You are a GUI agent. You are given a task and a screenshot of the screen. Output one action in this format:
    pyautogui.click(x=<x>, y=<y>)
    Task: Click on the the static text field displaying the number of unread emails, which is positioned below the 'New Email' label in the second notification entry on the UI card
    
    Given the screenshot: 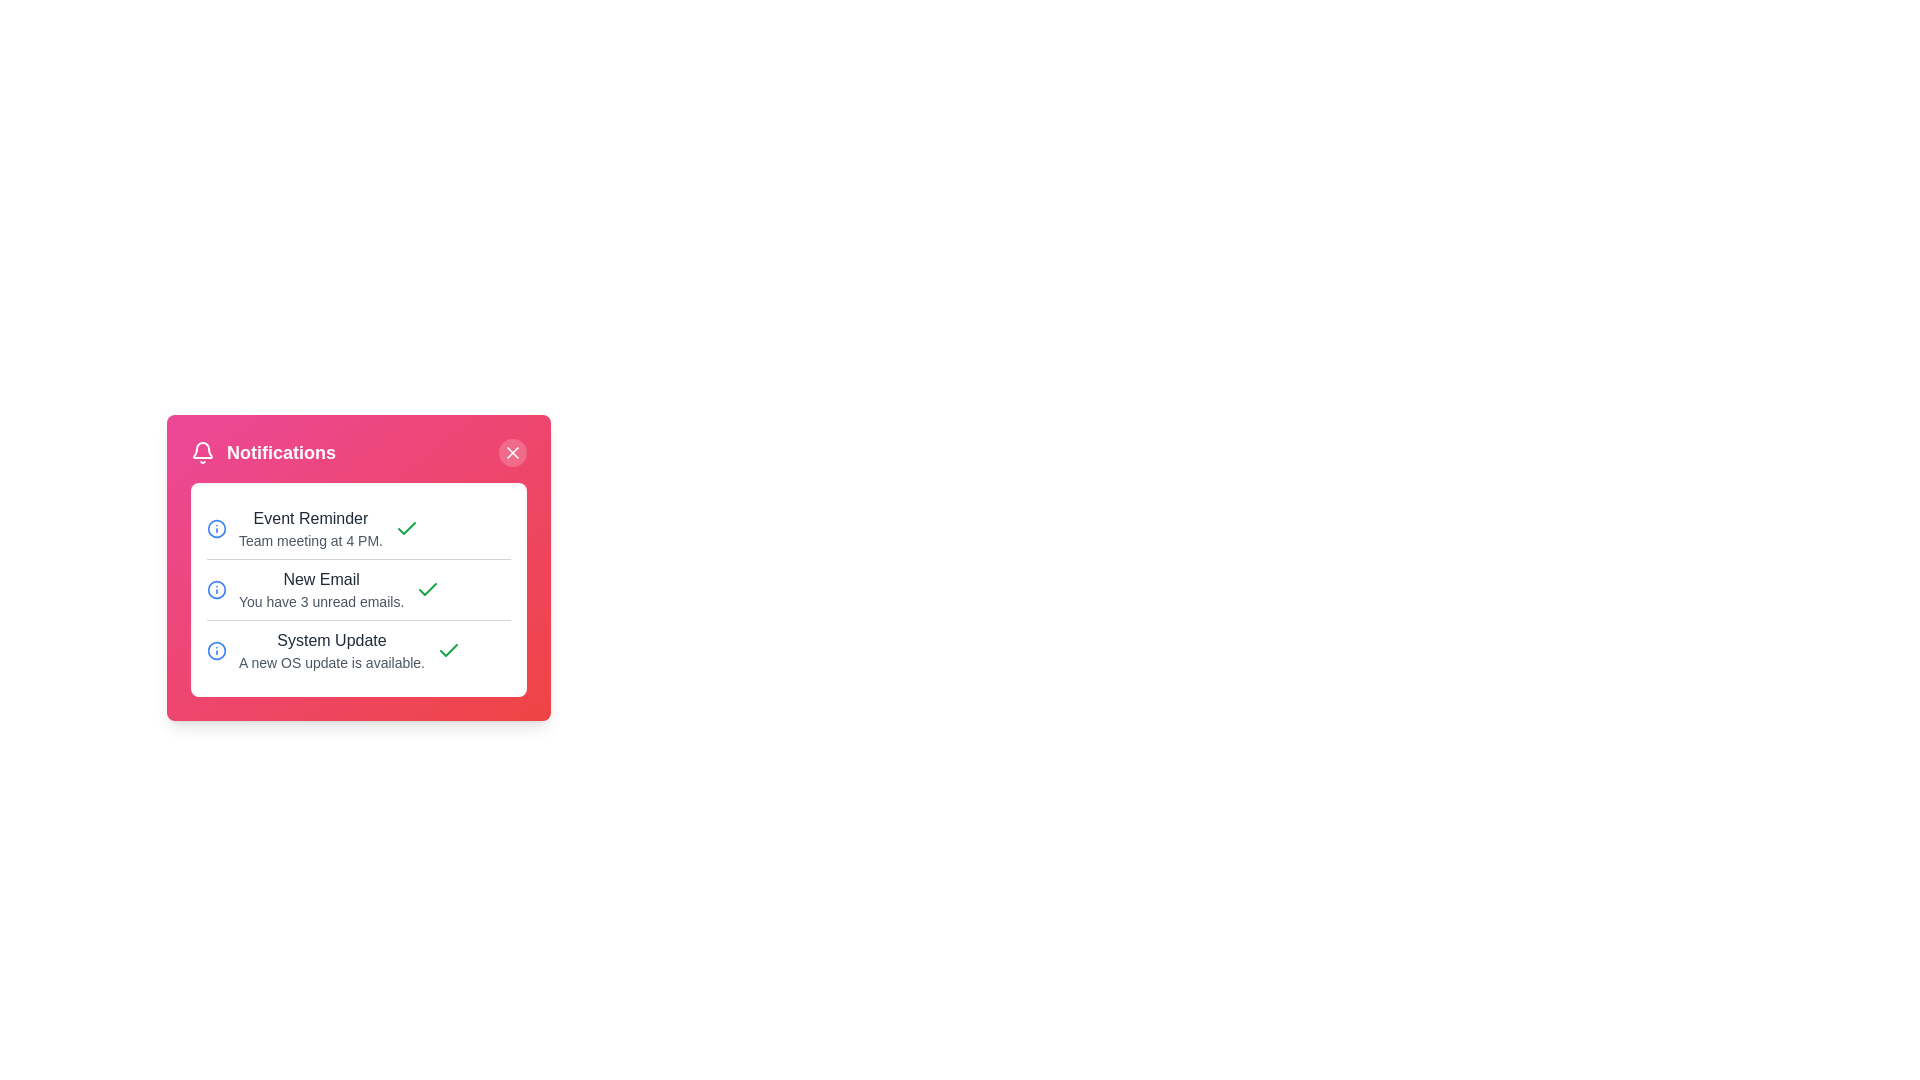 What is the action you would take?
    pyautogui.click(x=321, y=600)
    